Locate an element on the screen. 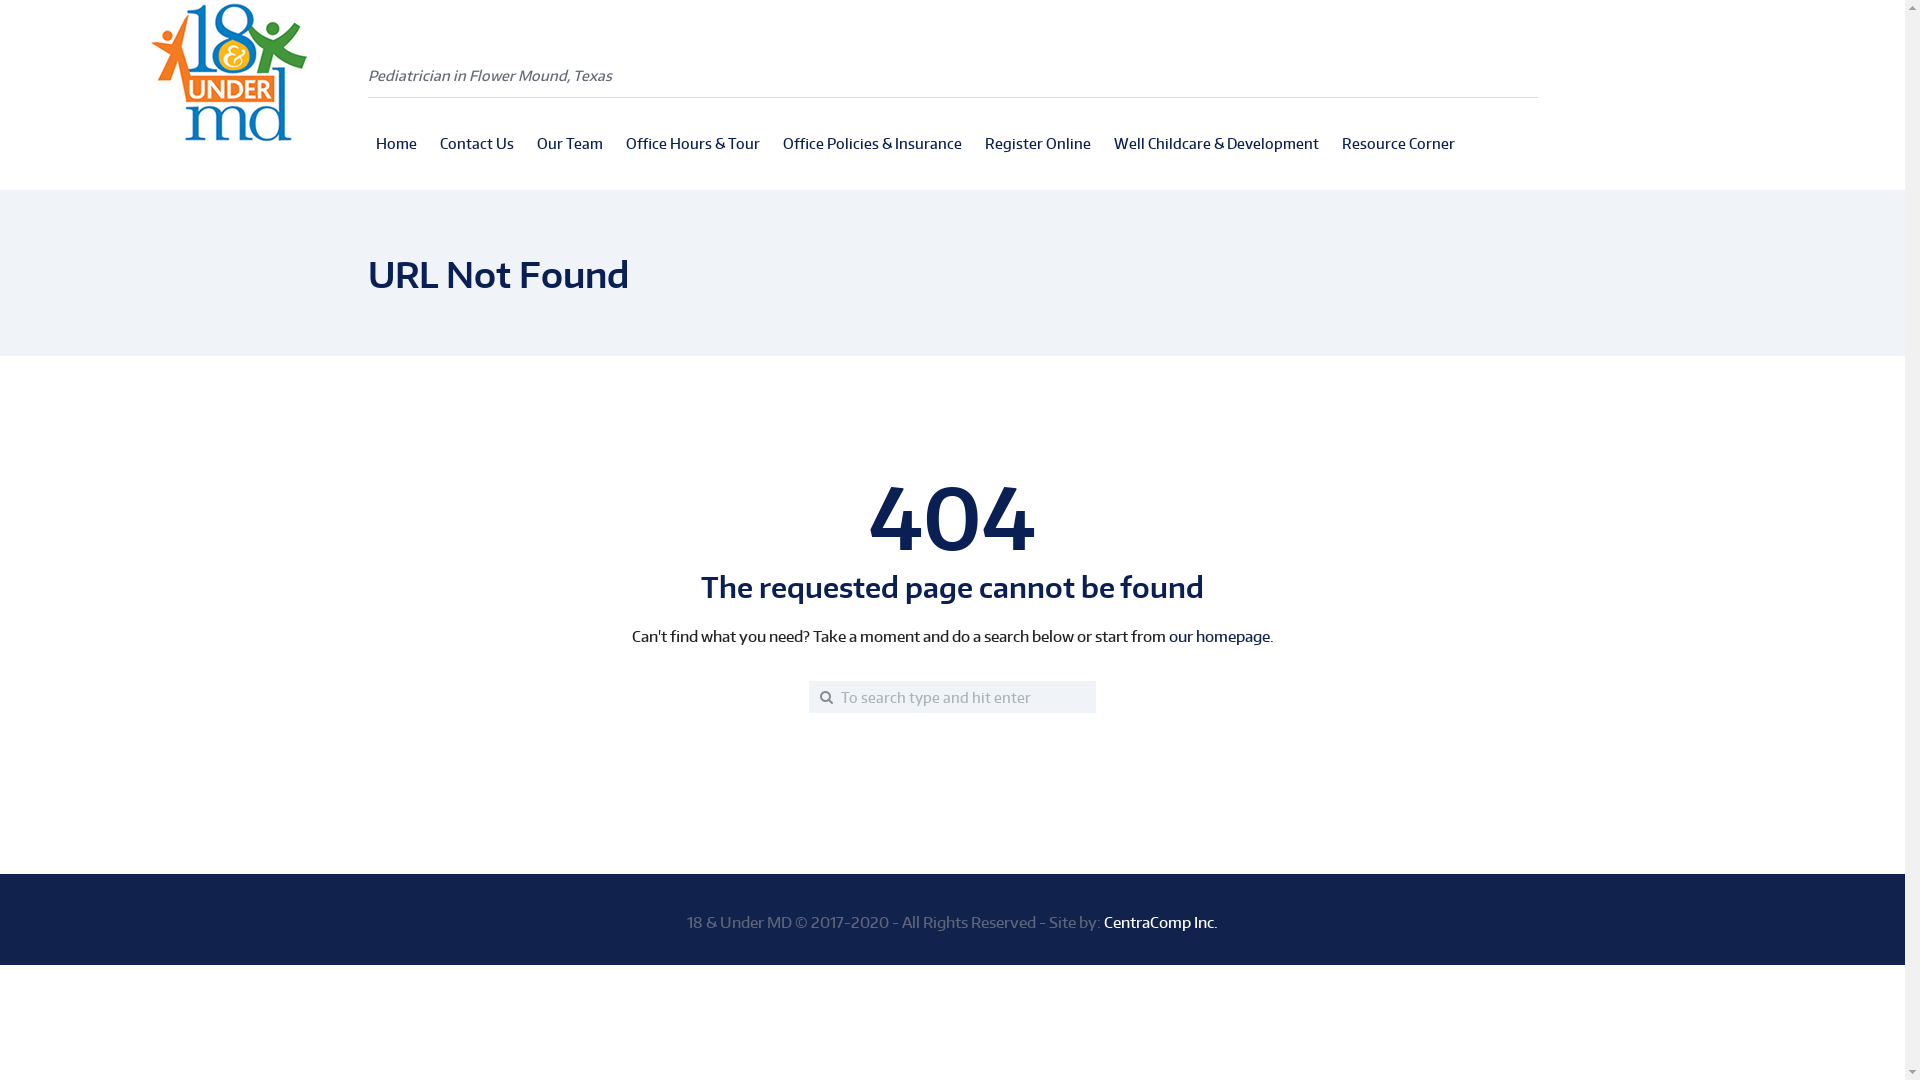 The width and height of the screenshot is (1920, 1080). 'CentraComp Inc.' is located at coordinates (1103, 922).